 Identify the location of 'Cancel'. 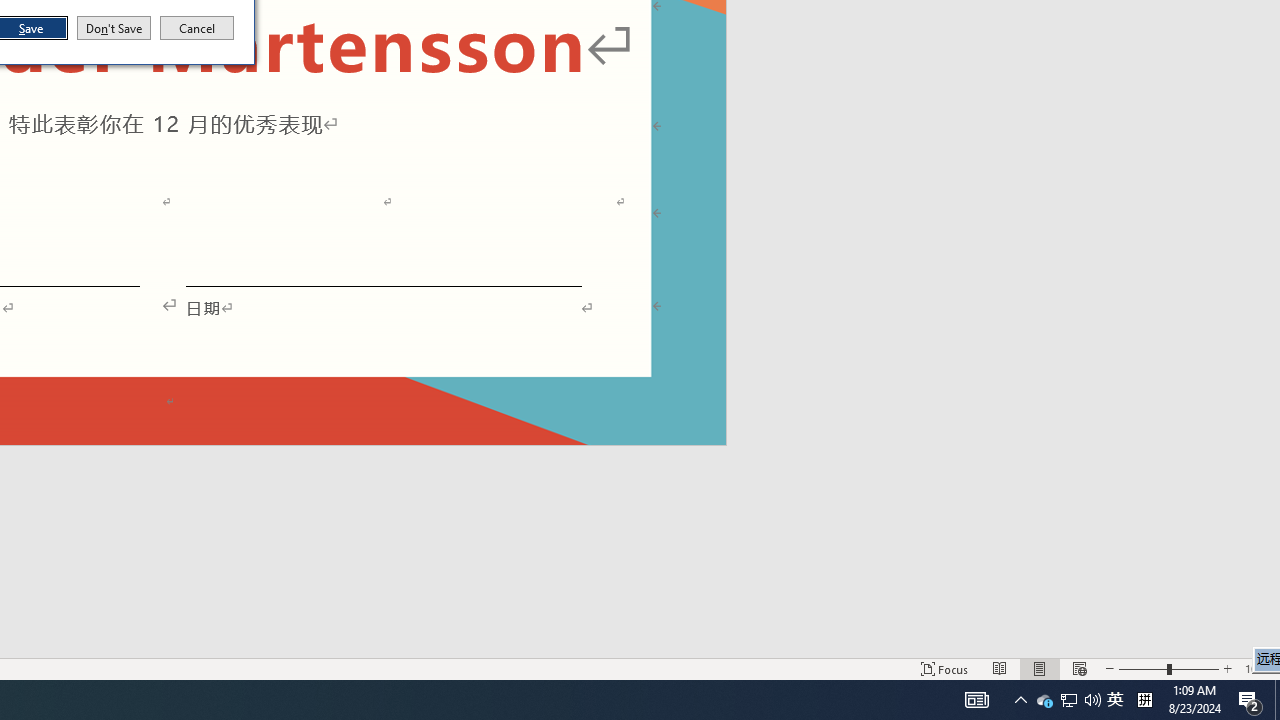
(197, 28).